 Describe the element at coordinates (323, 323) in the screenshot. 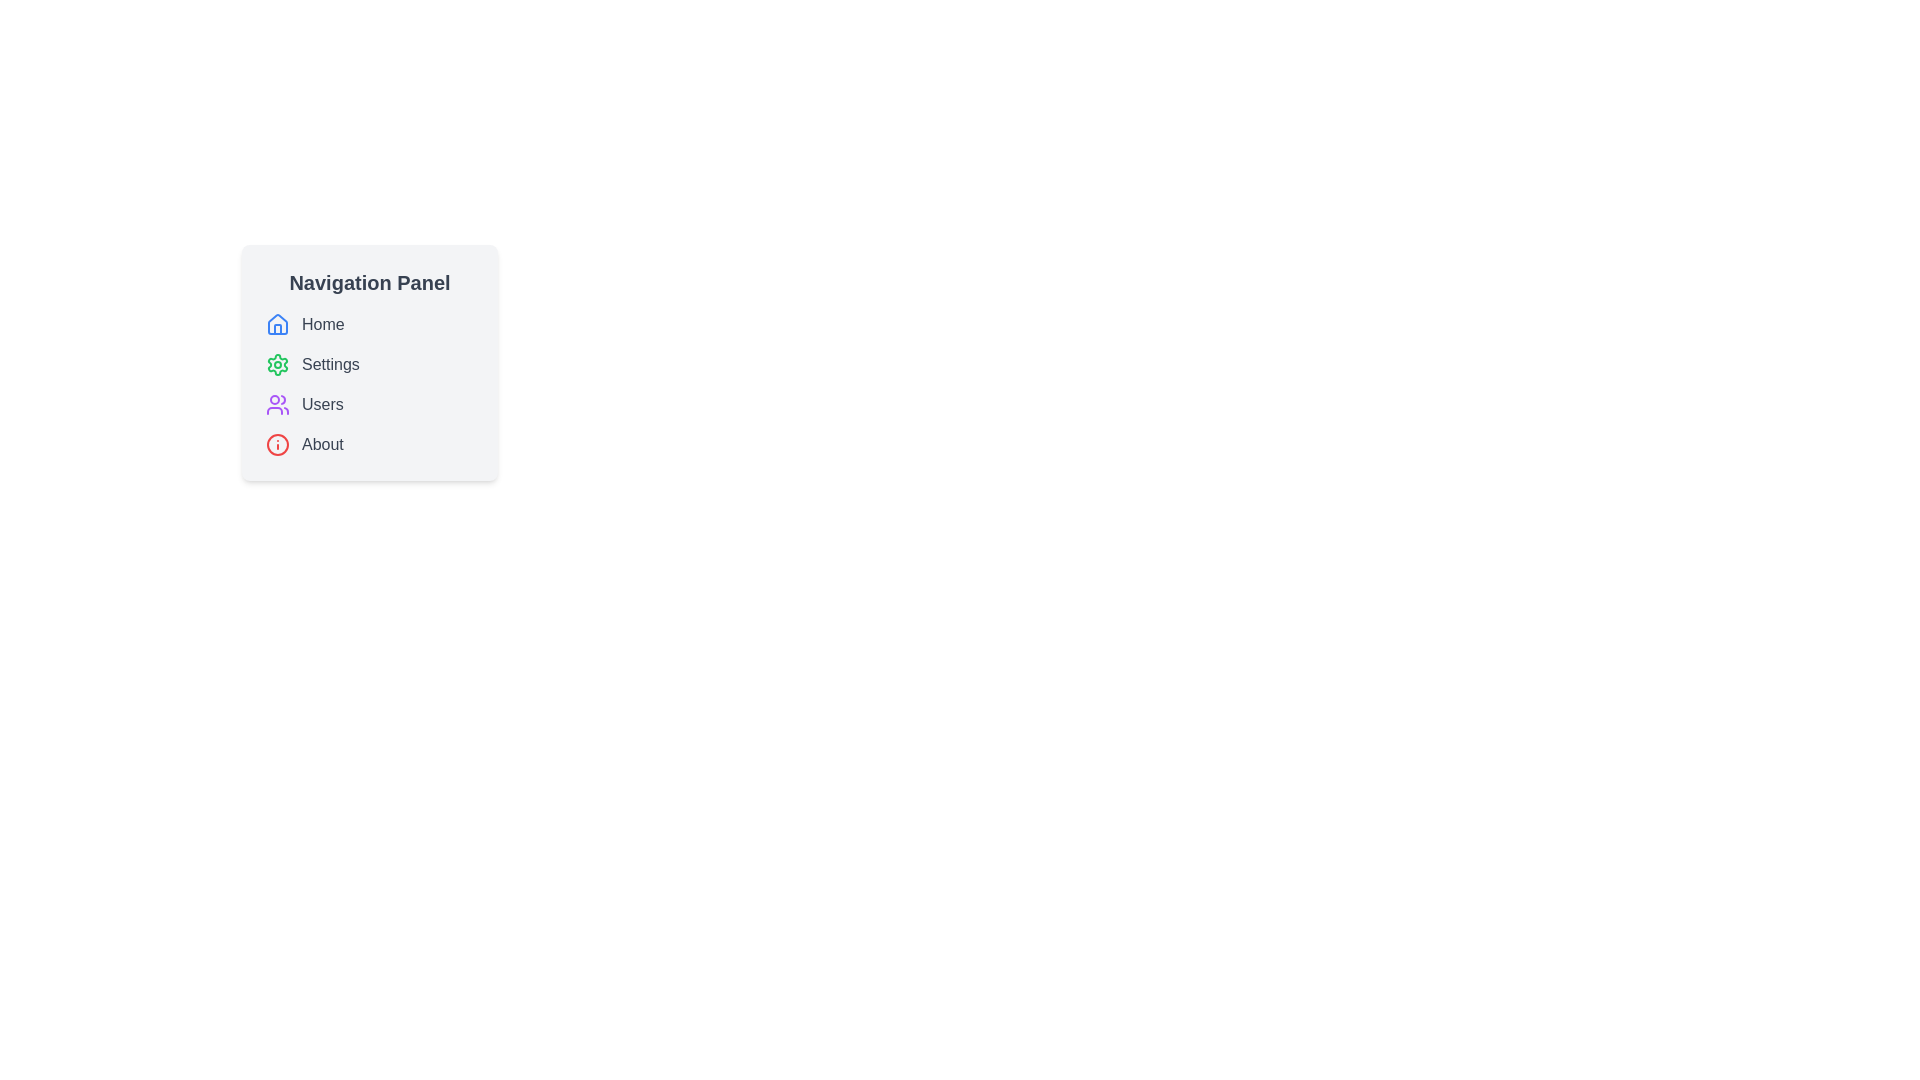

I see `'Home' text label in the navigation panel, which is the first entry associated with the Home icon` at that location.